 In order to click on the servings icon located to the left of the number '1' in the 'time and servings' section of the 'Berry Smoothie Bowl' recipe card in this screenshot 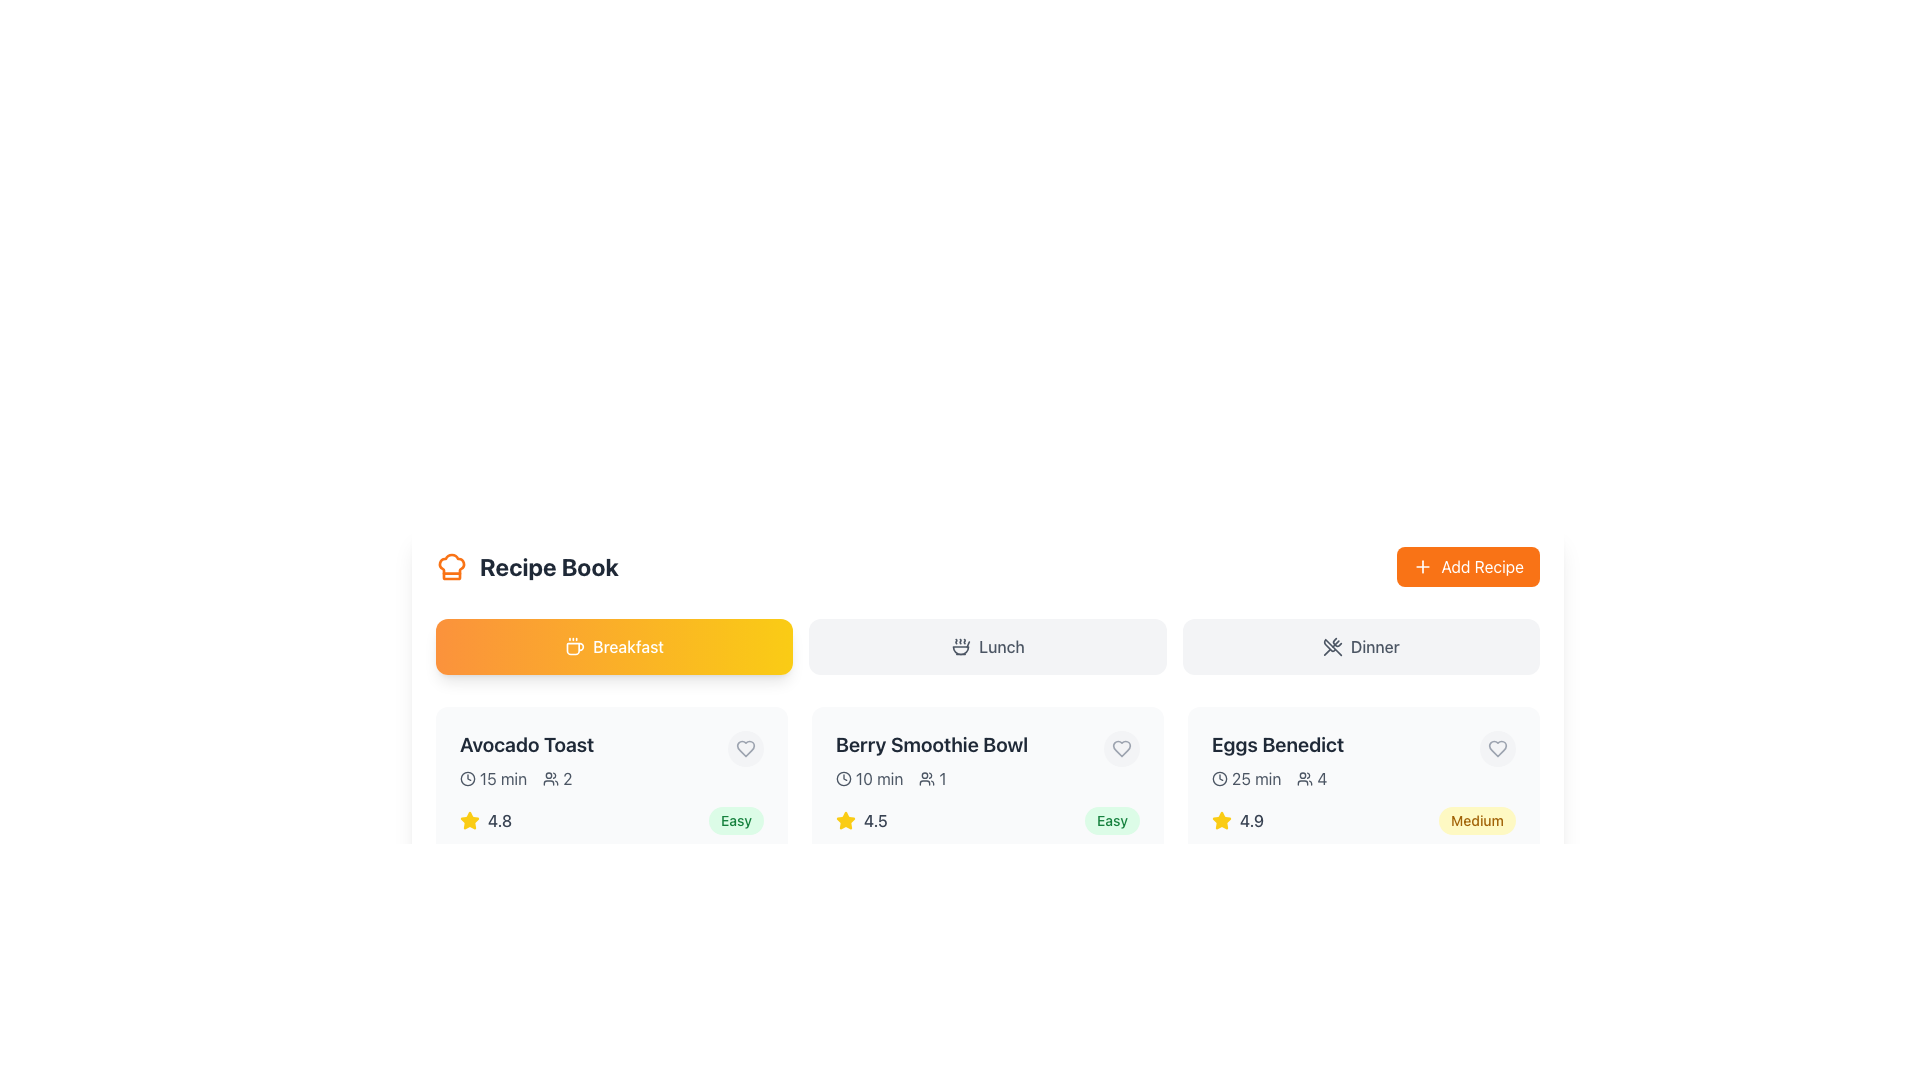, I will do `click(926, 778)`.